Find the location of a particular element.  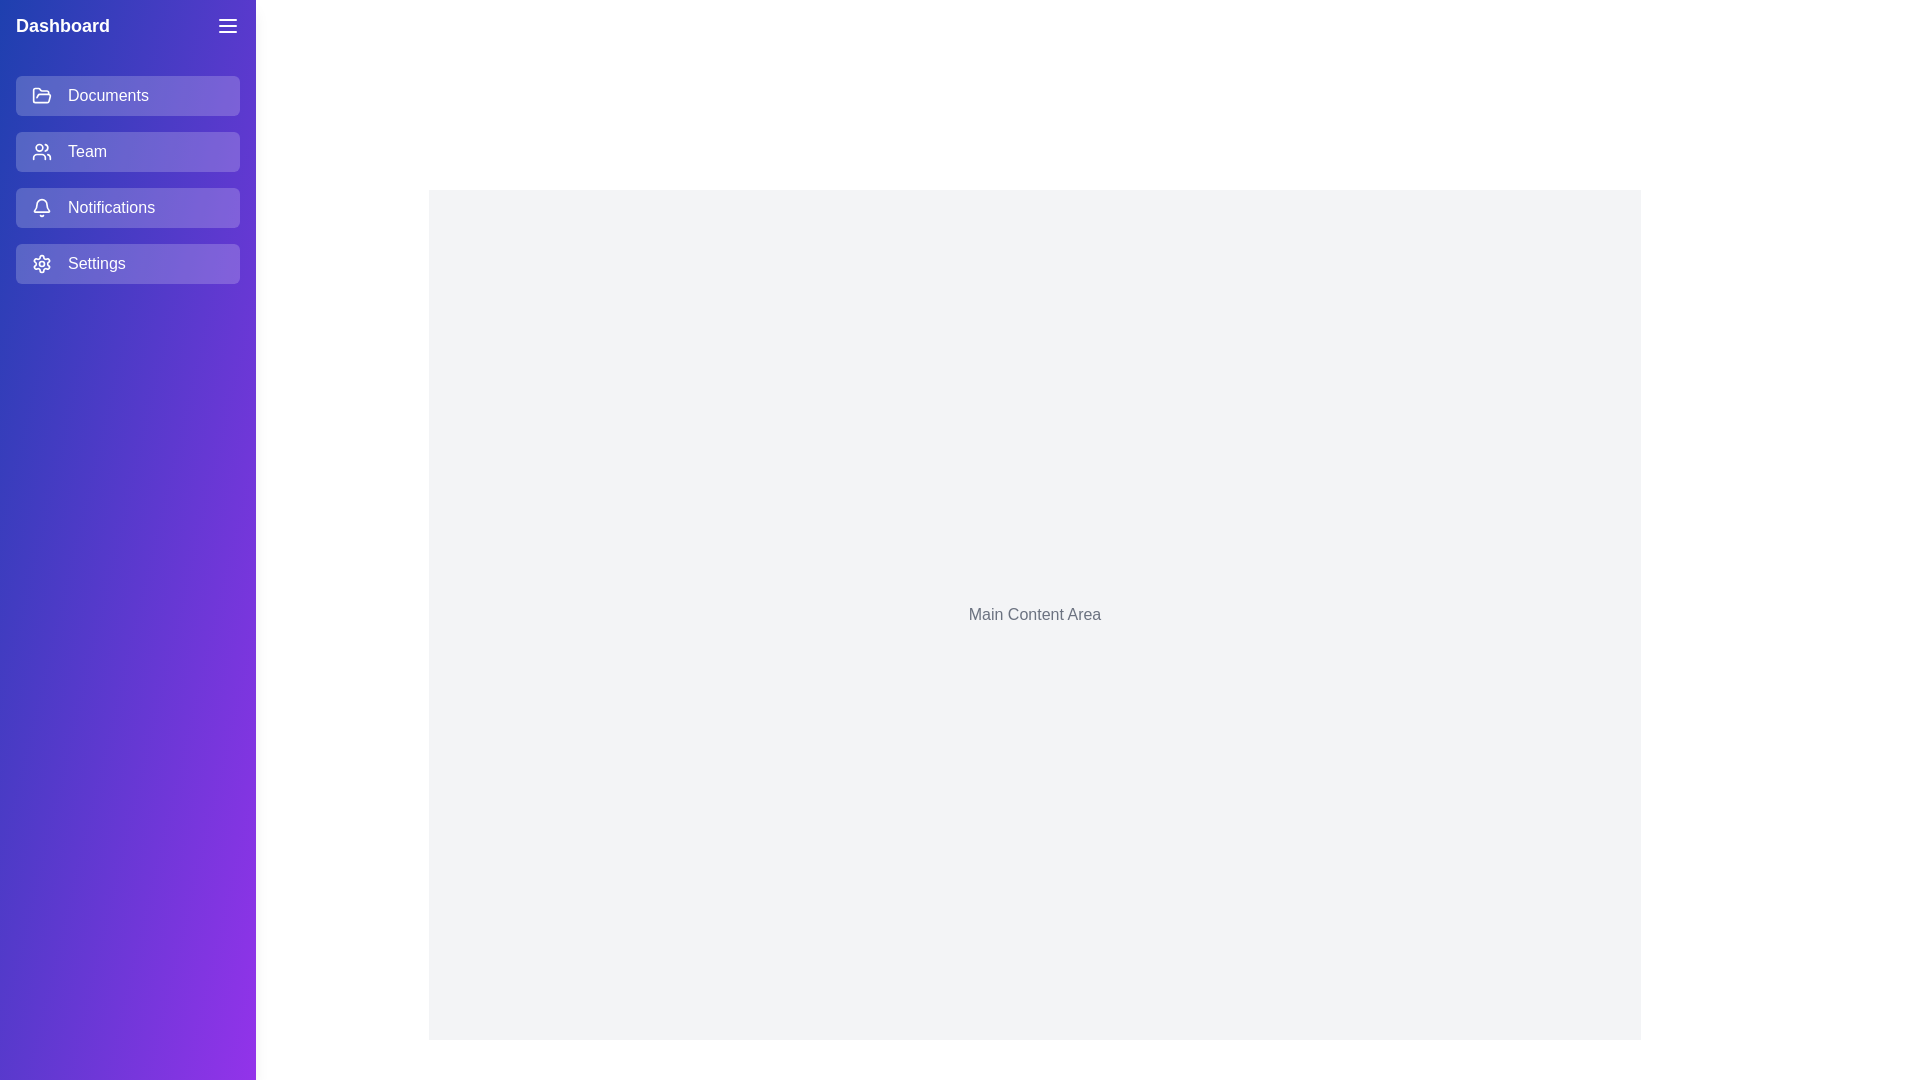

the menu button to toggle the drawer visibility is located at coordinates (227, 26).